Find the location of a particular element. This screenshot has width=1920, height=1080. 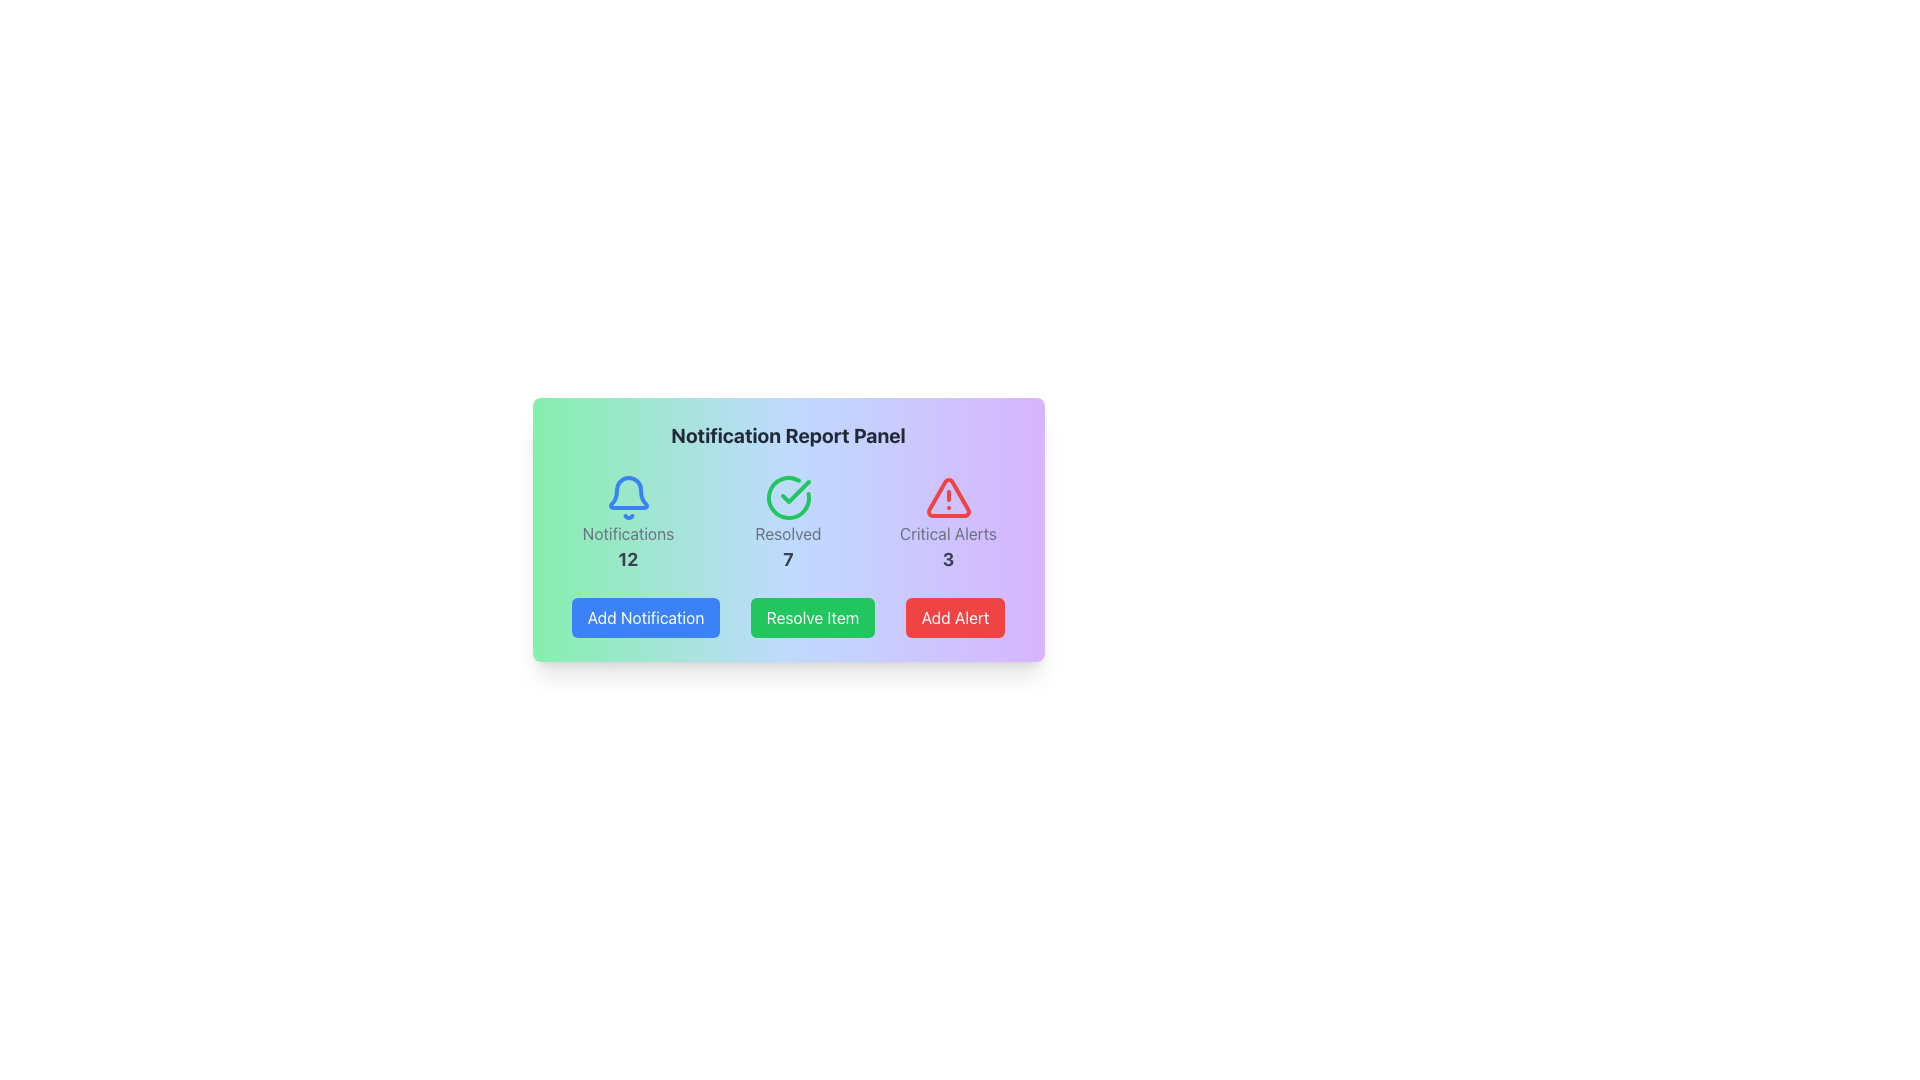

the Informational display element labeled 'Notifications' that features a blue bell icon, gray text, and a bold black counter of '12' is located at coordinates (627, 523).